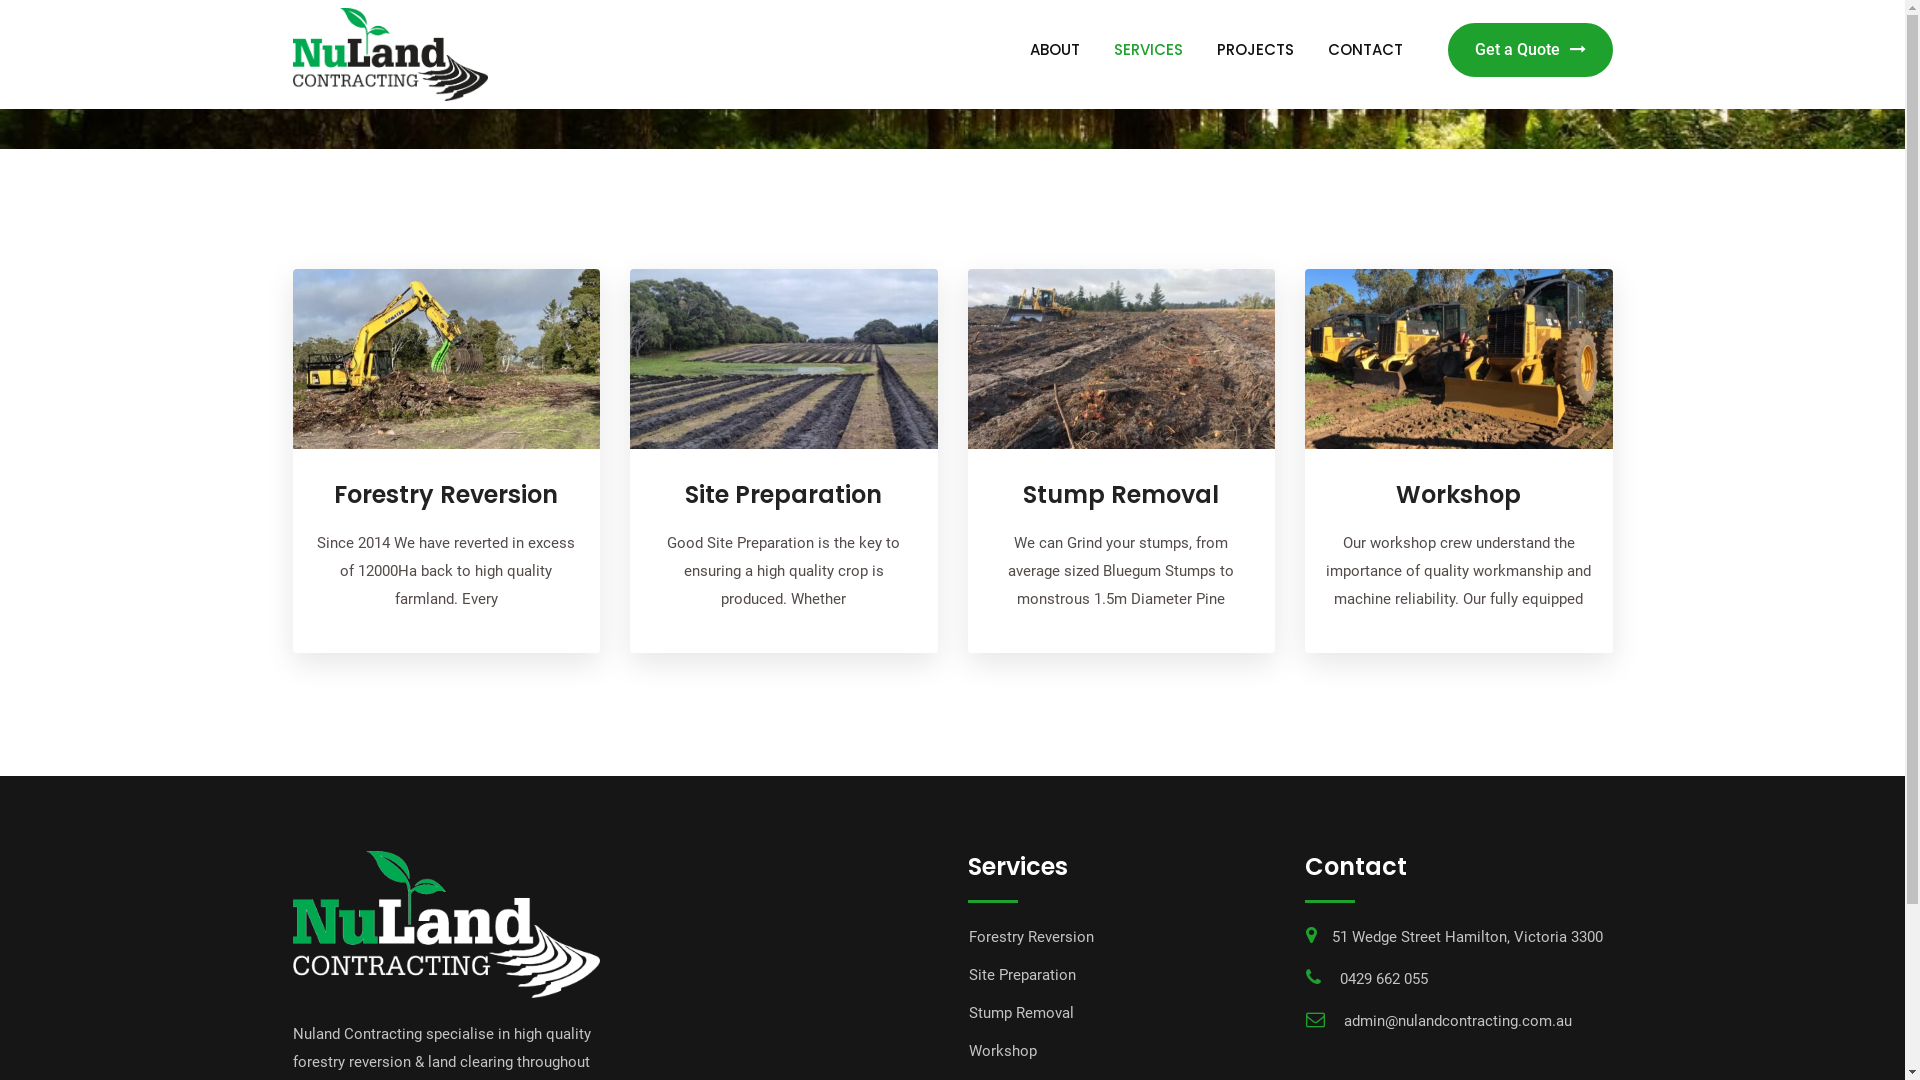 This screenshot has height=1080, width=1920. What do you see at coordinates (1147, 49) in the screenshot?
I see `'SERVICES'` at bounding box center [1147, 49].